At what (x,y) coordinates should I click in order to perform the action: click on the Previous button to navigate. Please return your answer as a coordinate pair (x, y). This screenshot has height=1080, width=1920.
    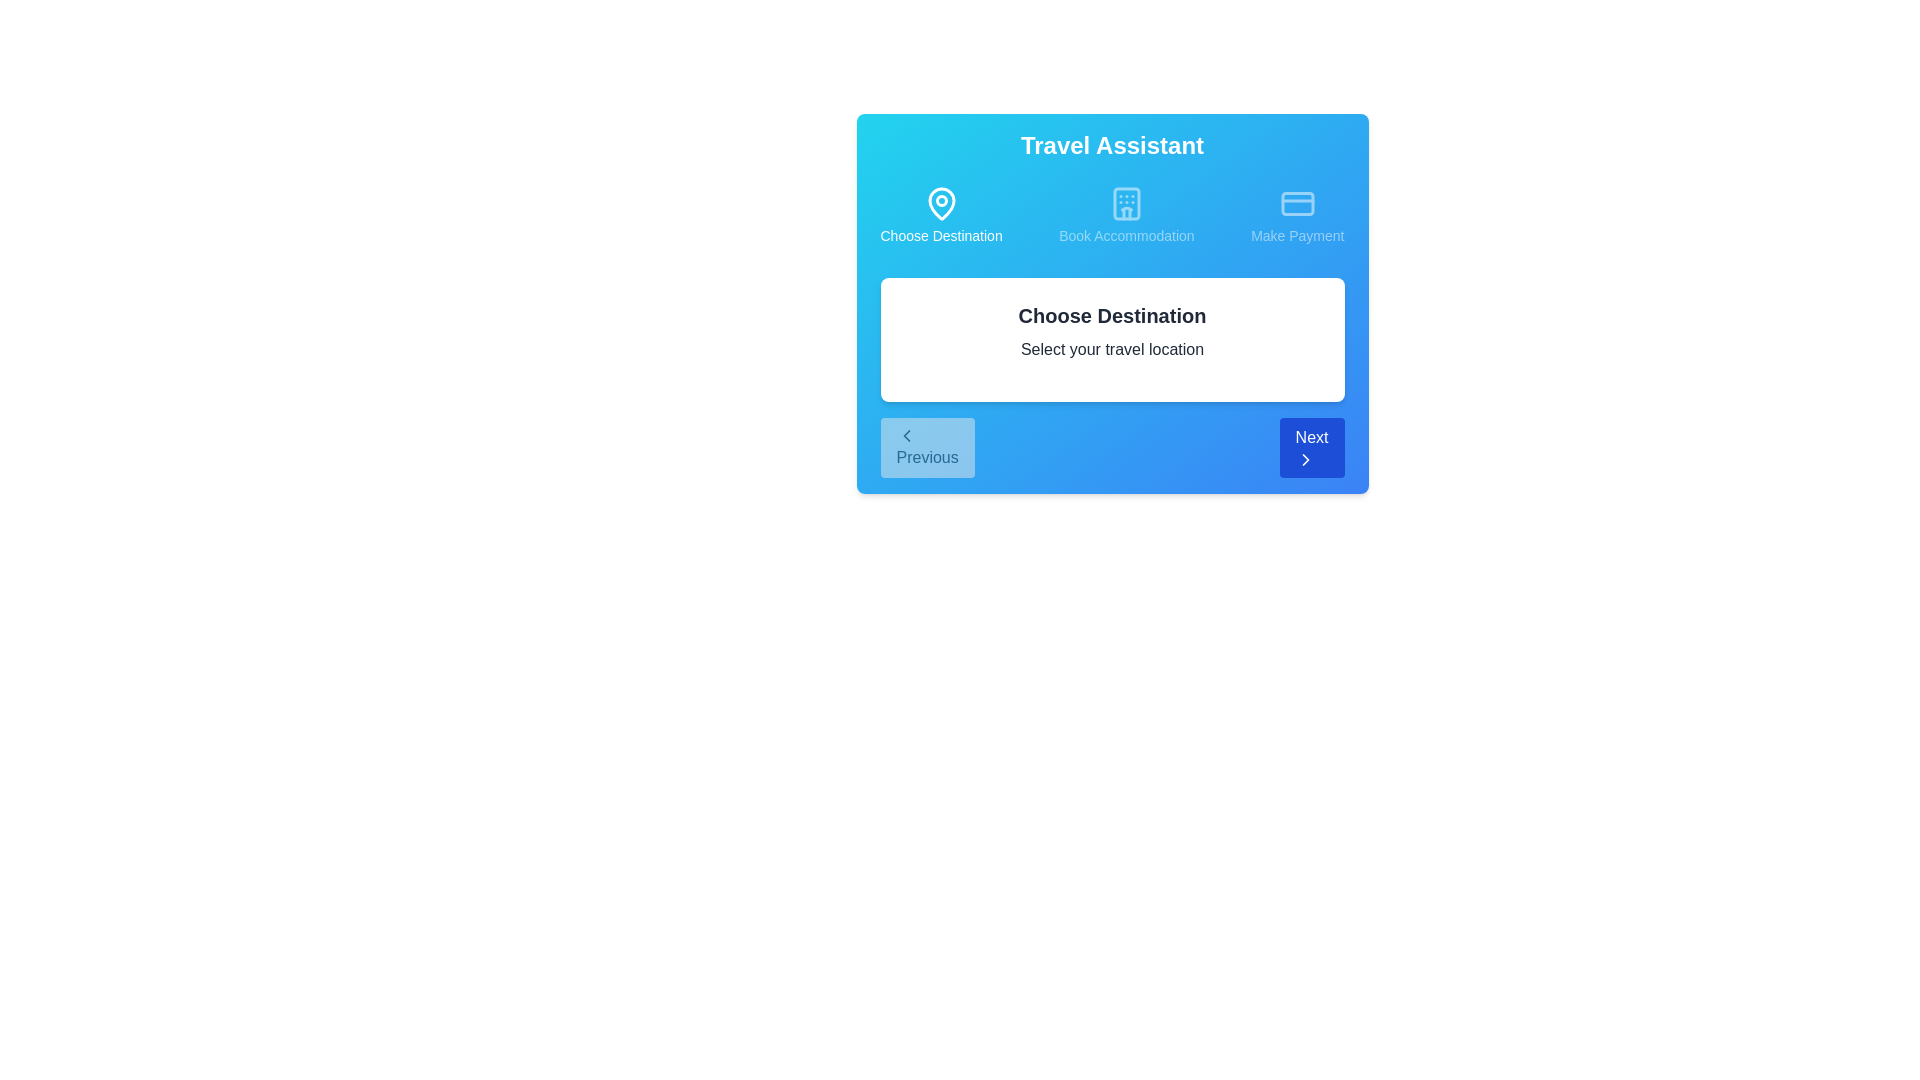
    Looking at the image, I should click on (926, 446).